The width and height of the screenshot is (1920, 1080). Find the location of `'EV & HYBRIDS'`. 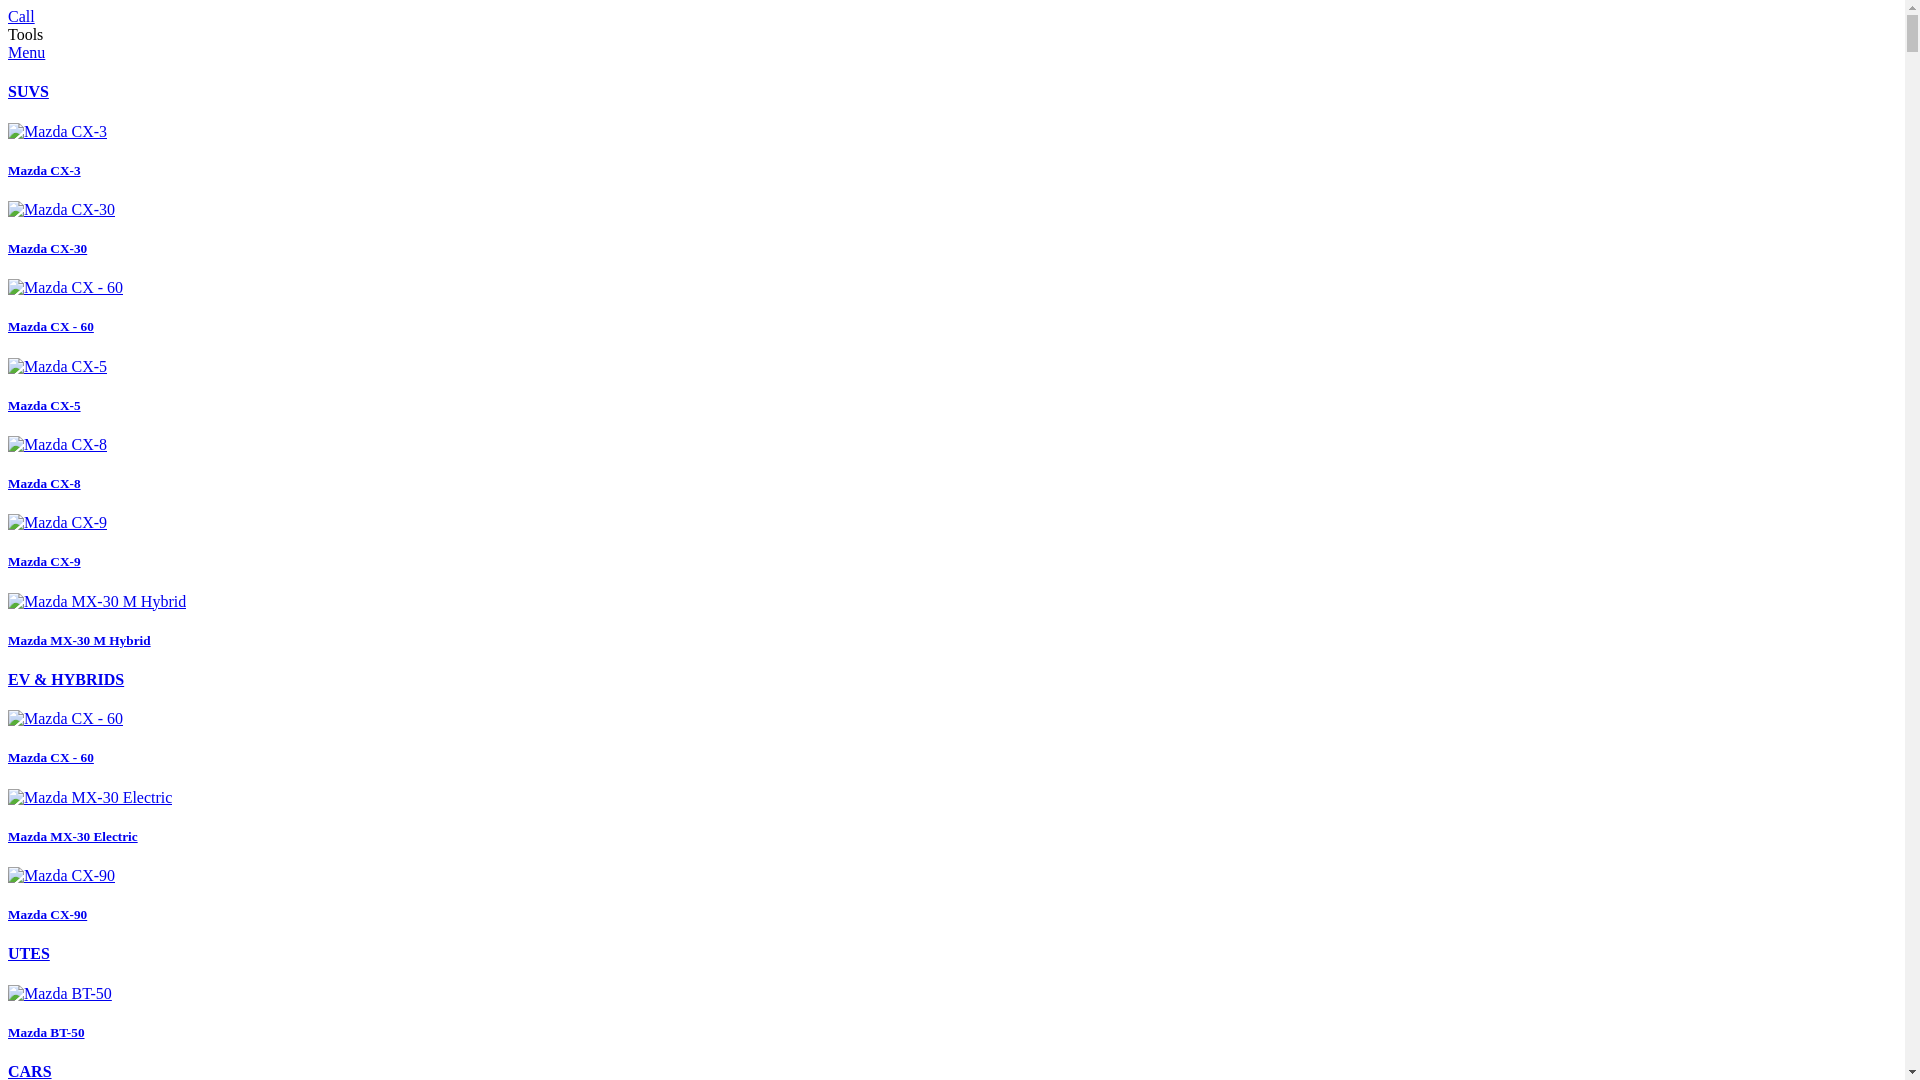

'EV & HYBRIDS' is located at coordinates (66, 678).